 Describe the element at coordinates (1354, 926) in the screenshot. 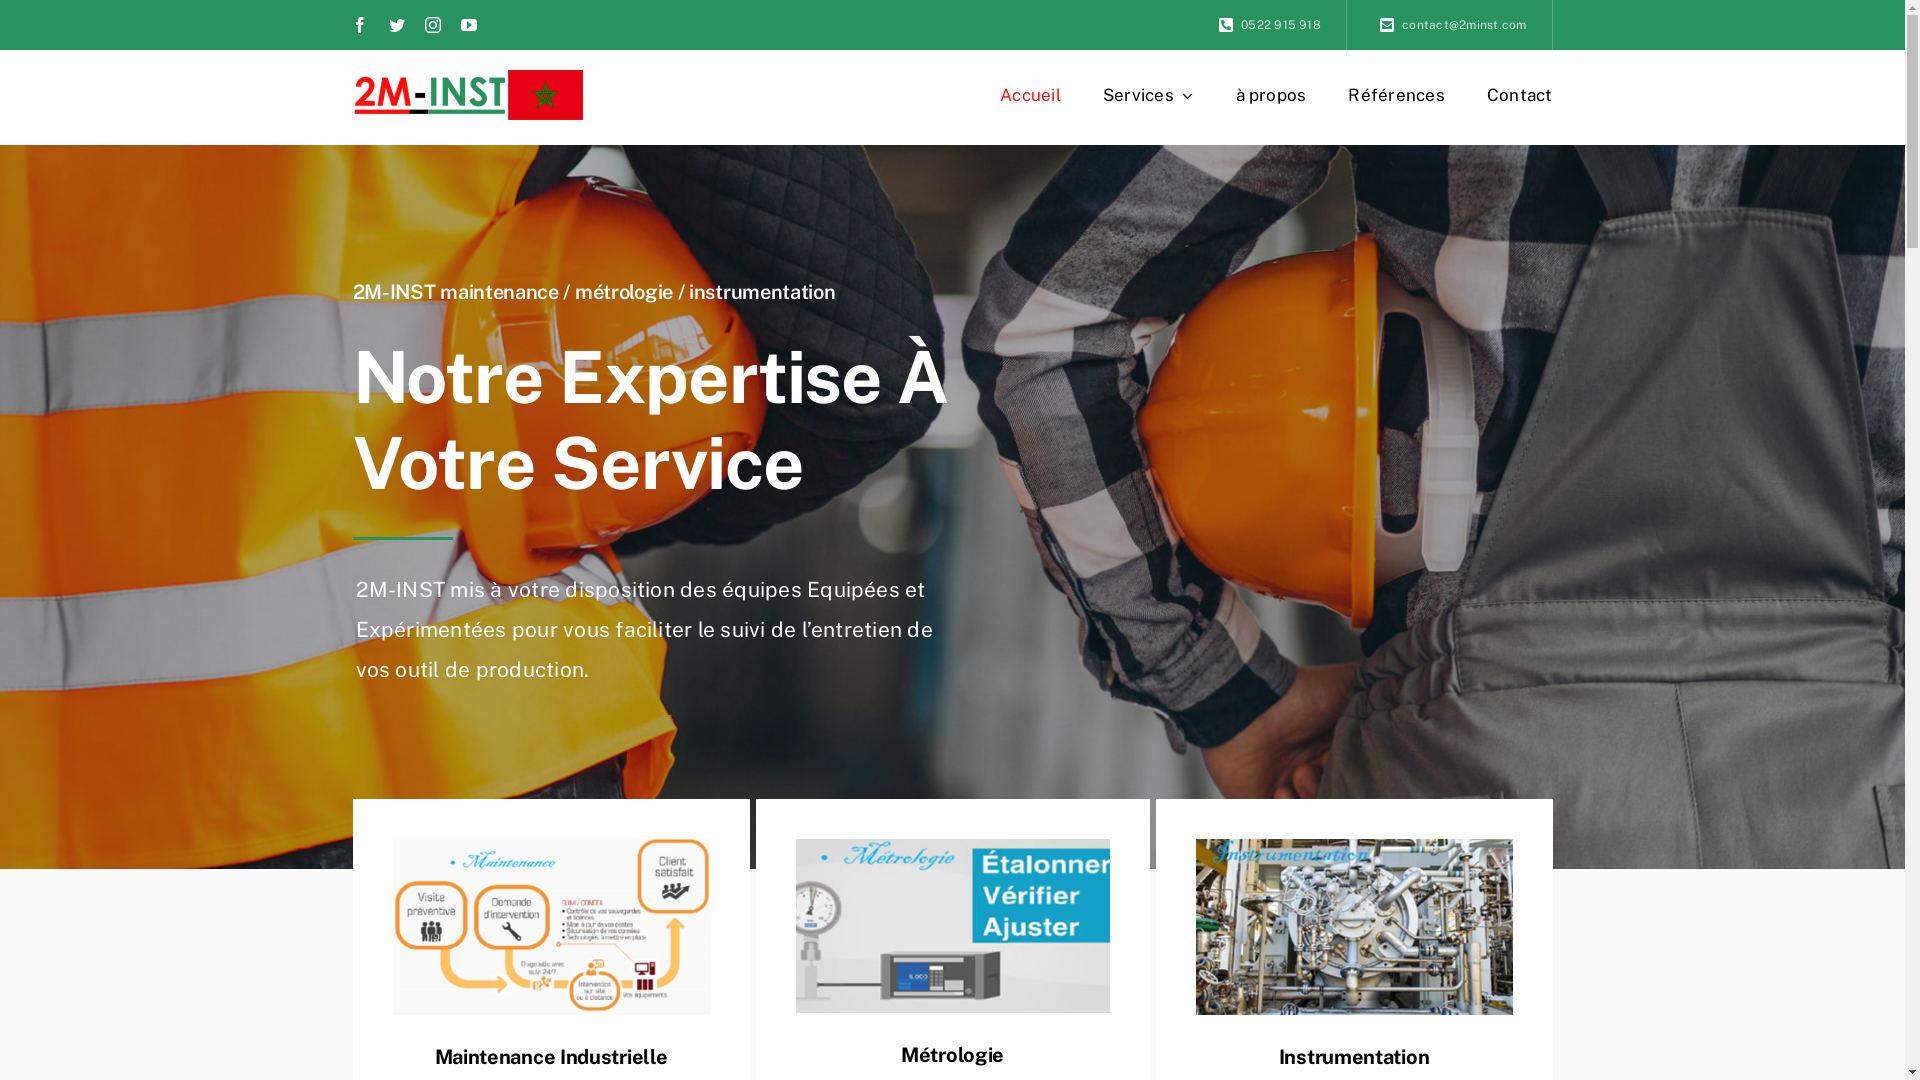

I see `'instrumentation'` at that location.